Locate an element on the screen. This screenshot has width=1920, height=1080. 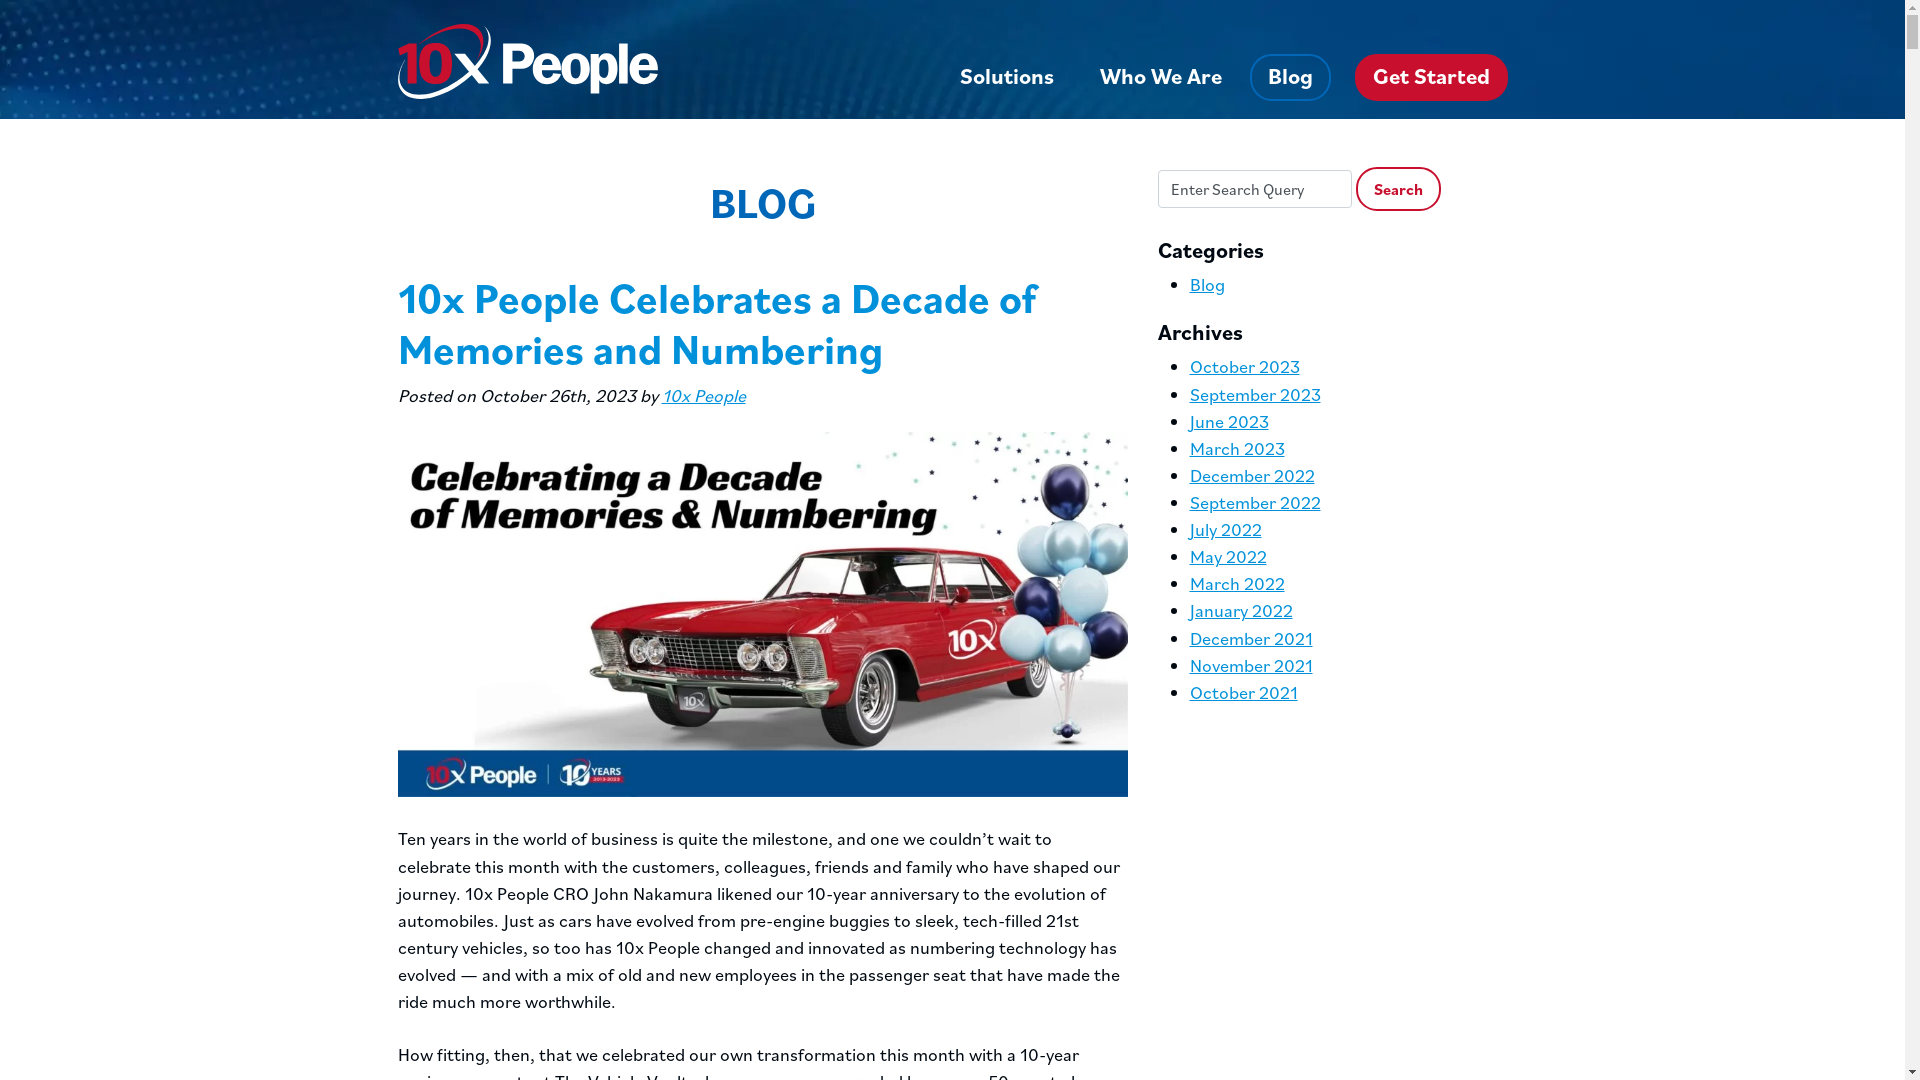
'December 2021' is located at coordinates (1250, 638).